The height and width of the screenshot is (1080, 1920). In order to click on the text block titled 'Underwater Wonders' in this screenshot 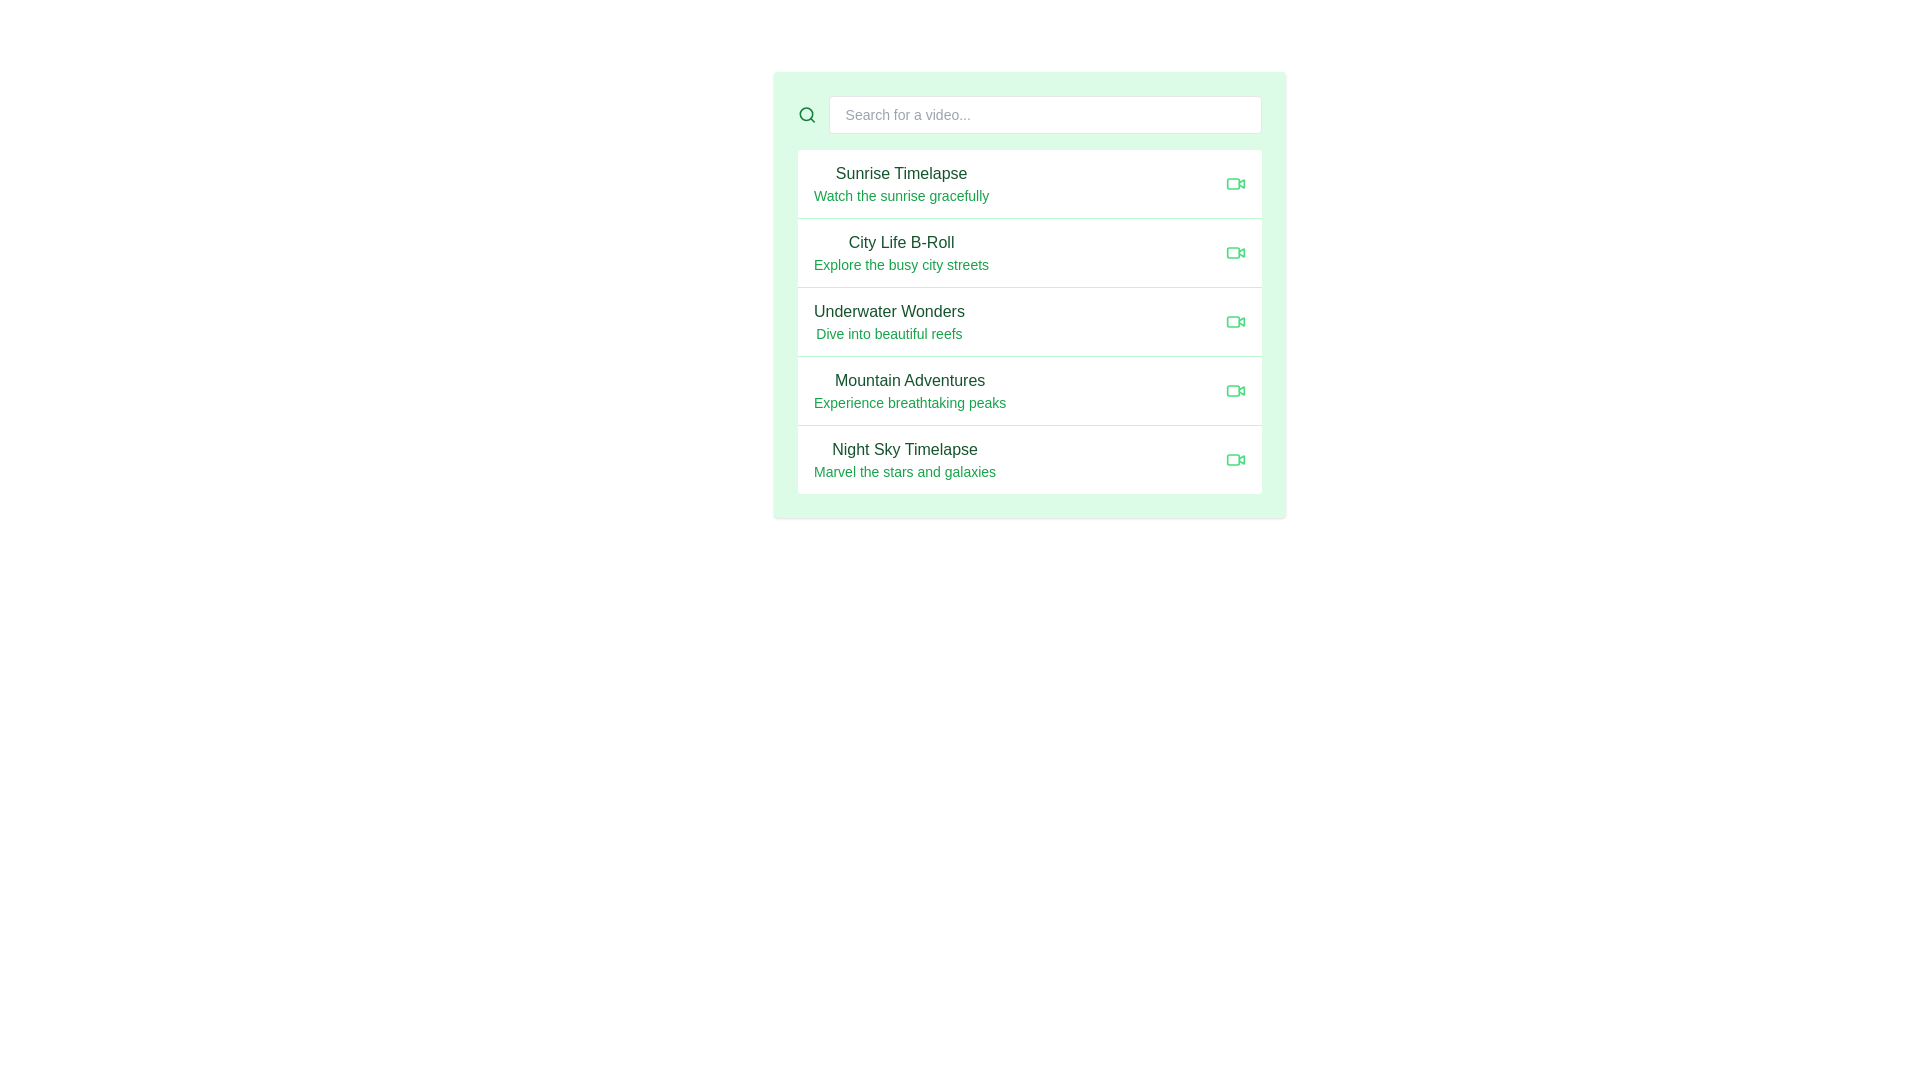, I will do `click(888, 320)`.